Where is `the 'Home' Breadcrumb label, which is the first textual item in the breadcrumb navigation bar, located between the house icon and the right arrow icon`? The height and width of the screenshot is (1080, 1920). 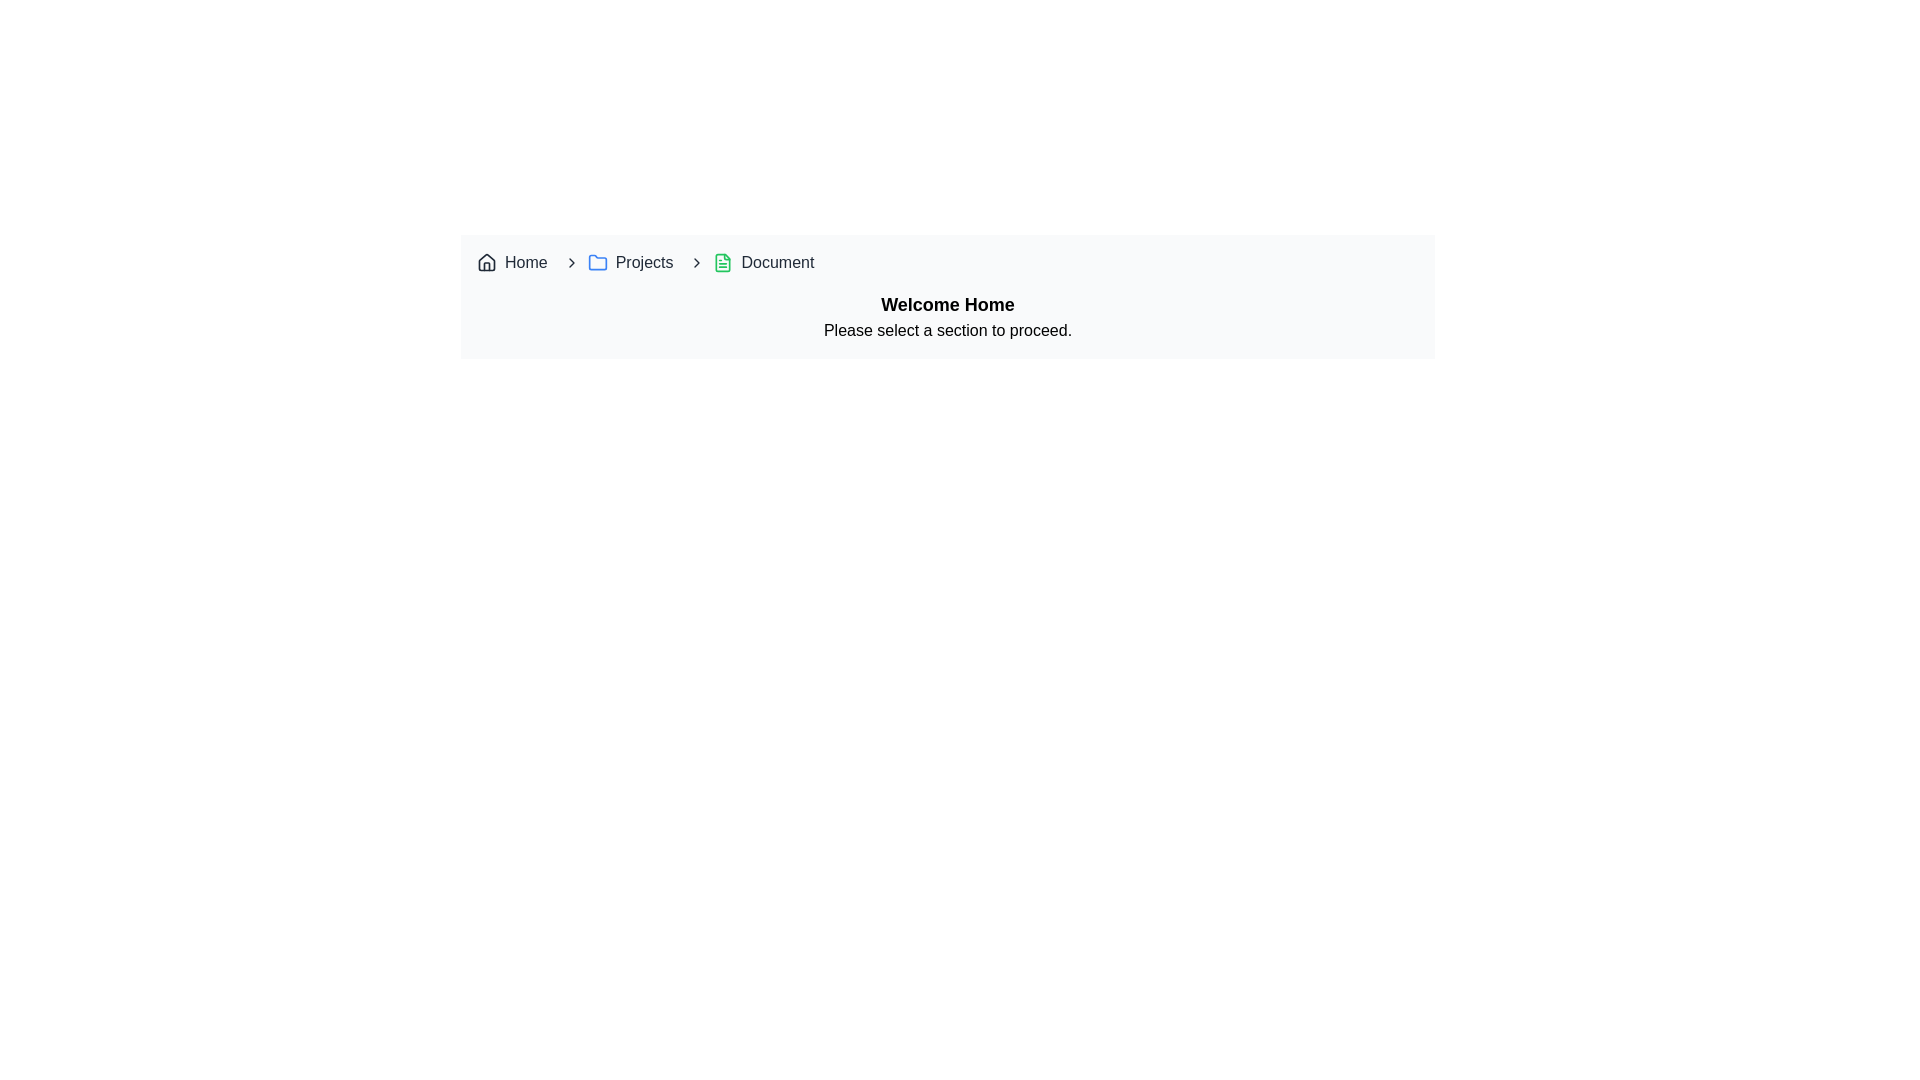 the 'Home' Breadcrumb label, which is the first textual item in the breadcrumb navigation bar, located between the house icon and the right arrow icon is located at coordinates (526, 261).